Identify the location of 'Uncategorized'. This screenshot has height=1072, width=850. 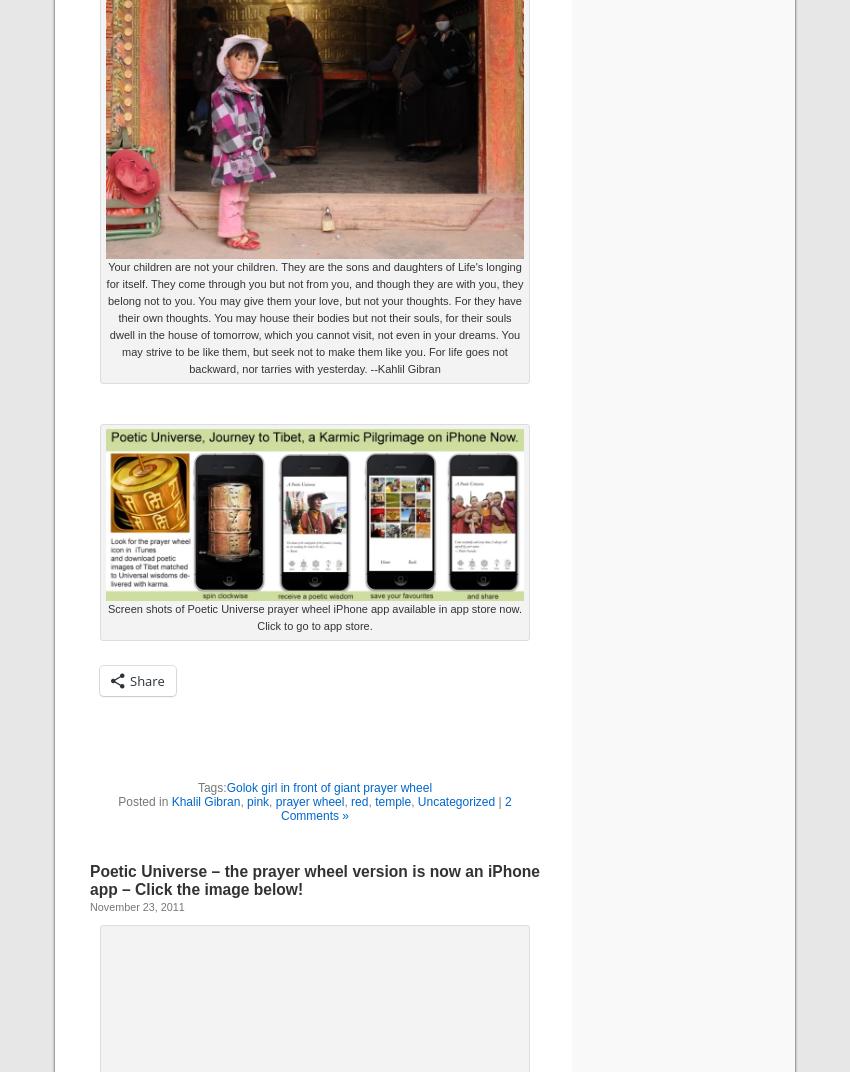
(455, 800).